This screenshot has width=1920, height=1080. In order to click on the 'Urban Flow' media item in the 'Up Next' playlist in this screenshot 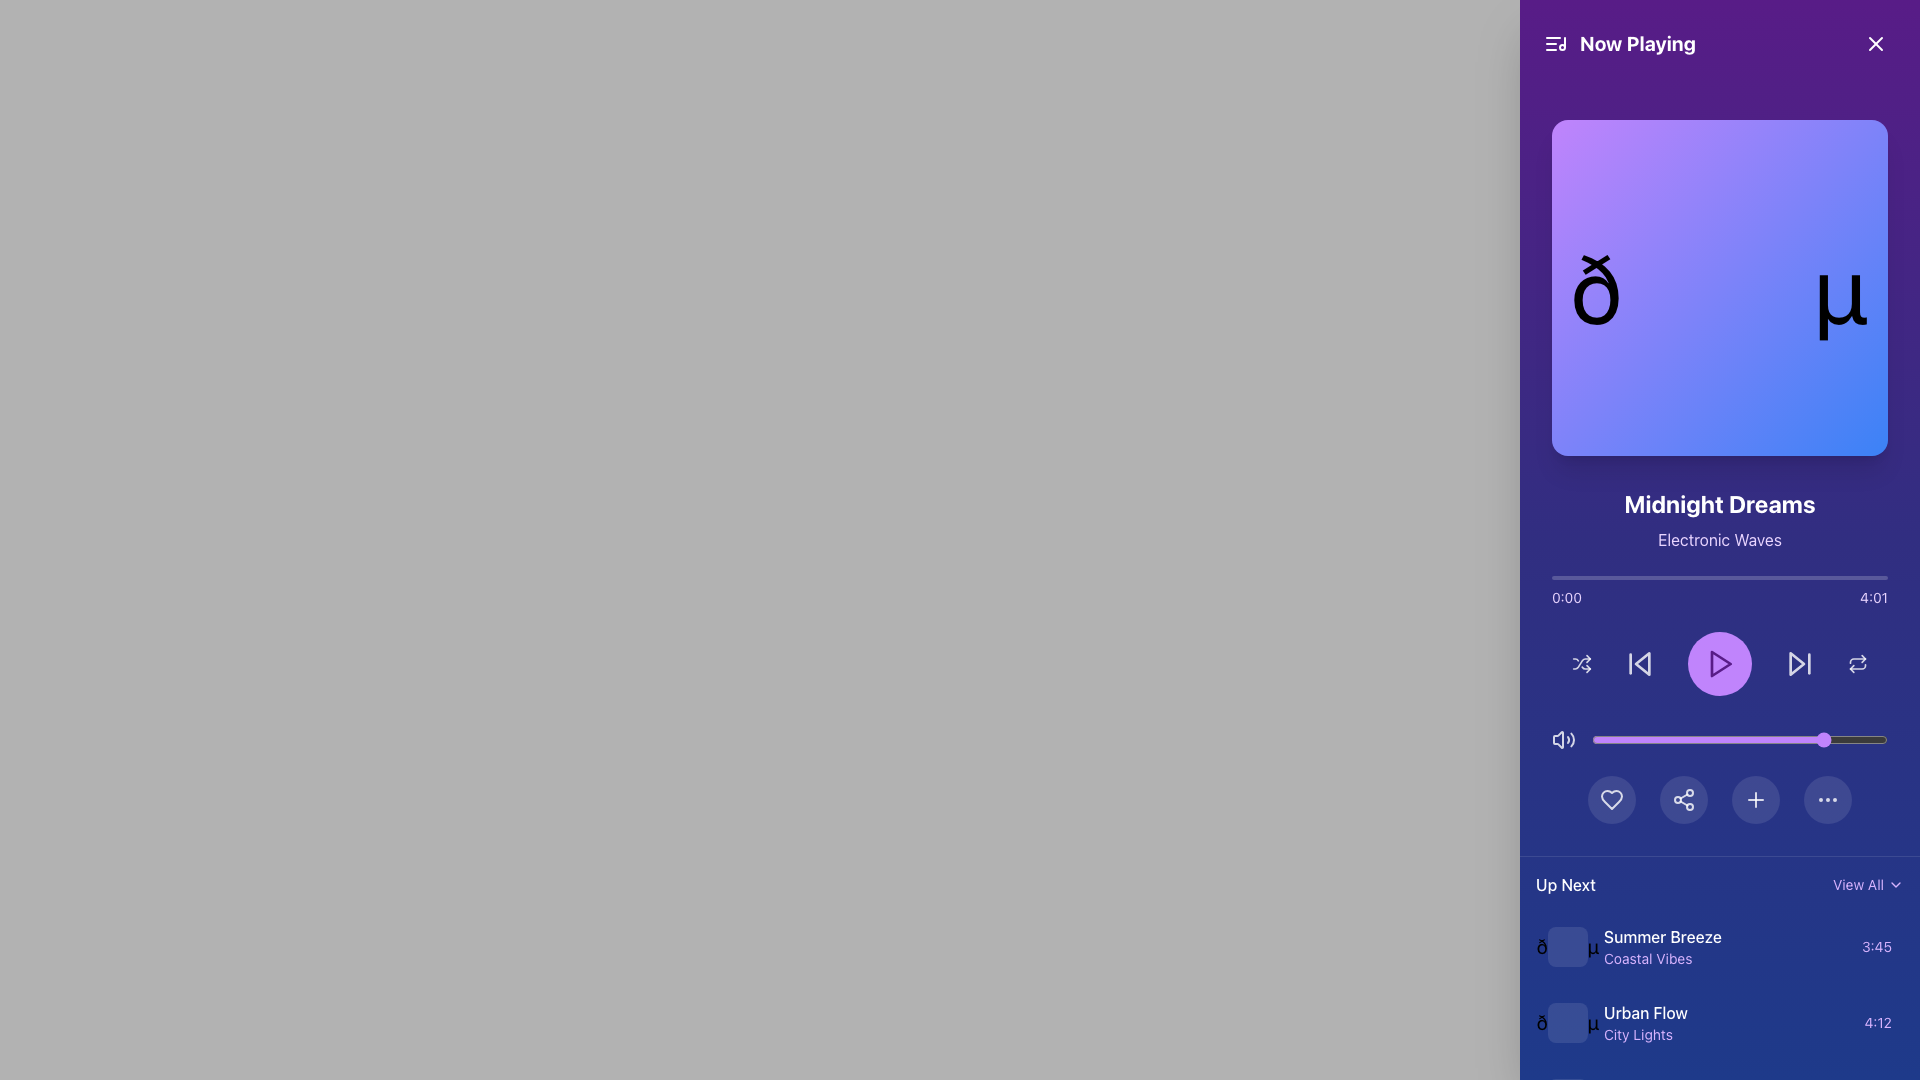, I will do `click(1725, 1022)`.